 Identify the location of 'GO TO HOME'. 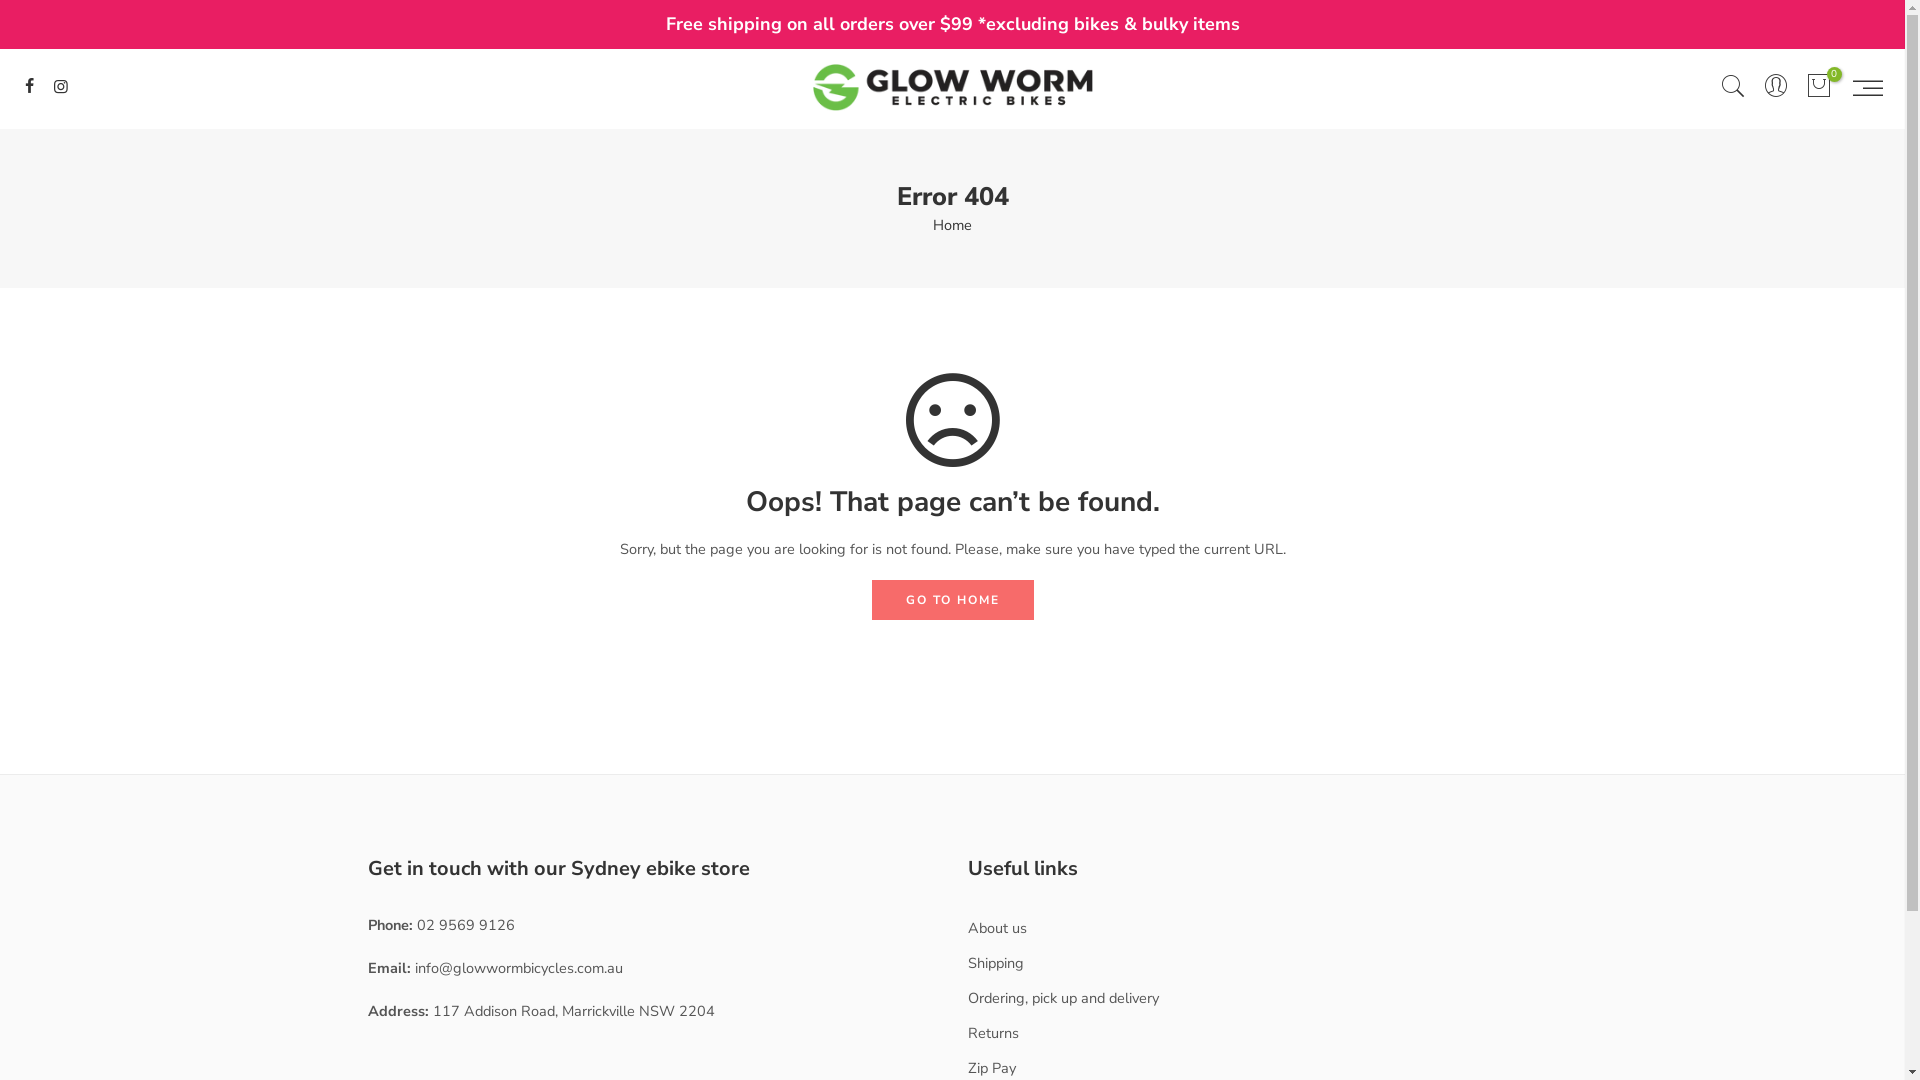
(952, 599).